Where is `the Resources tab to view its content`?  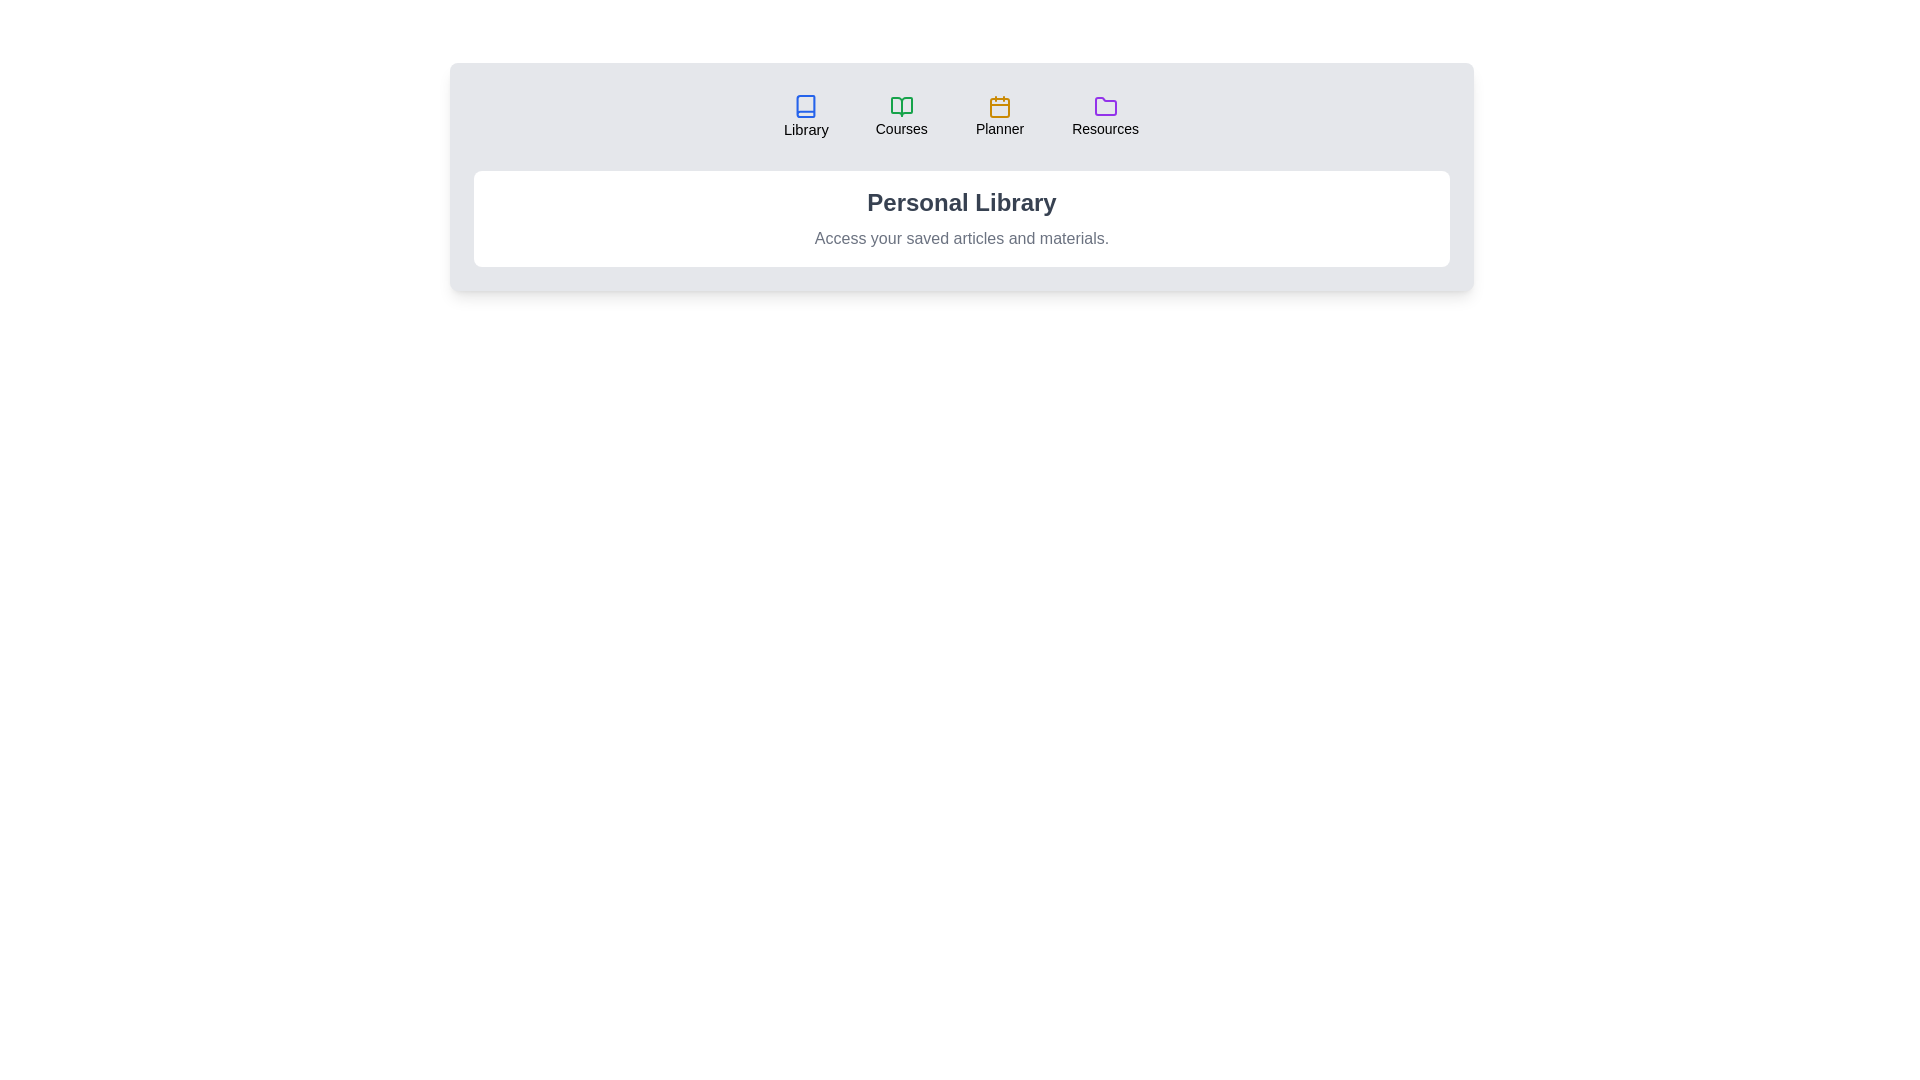 the Resources tab to view its content is located at coordinates (1103, 116).